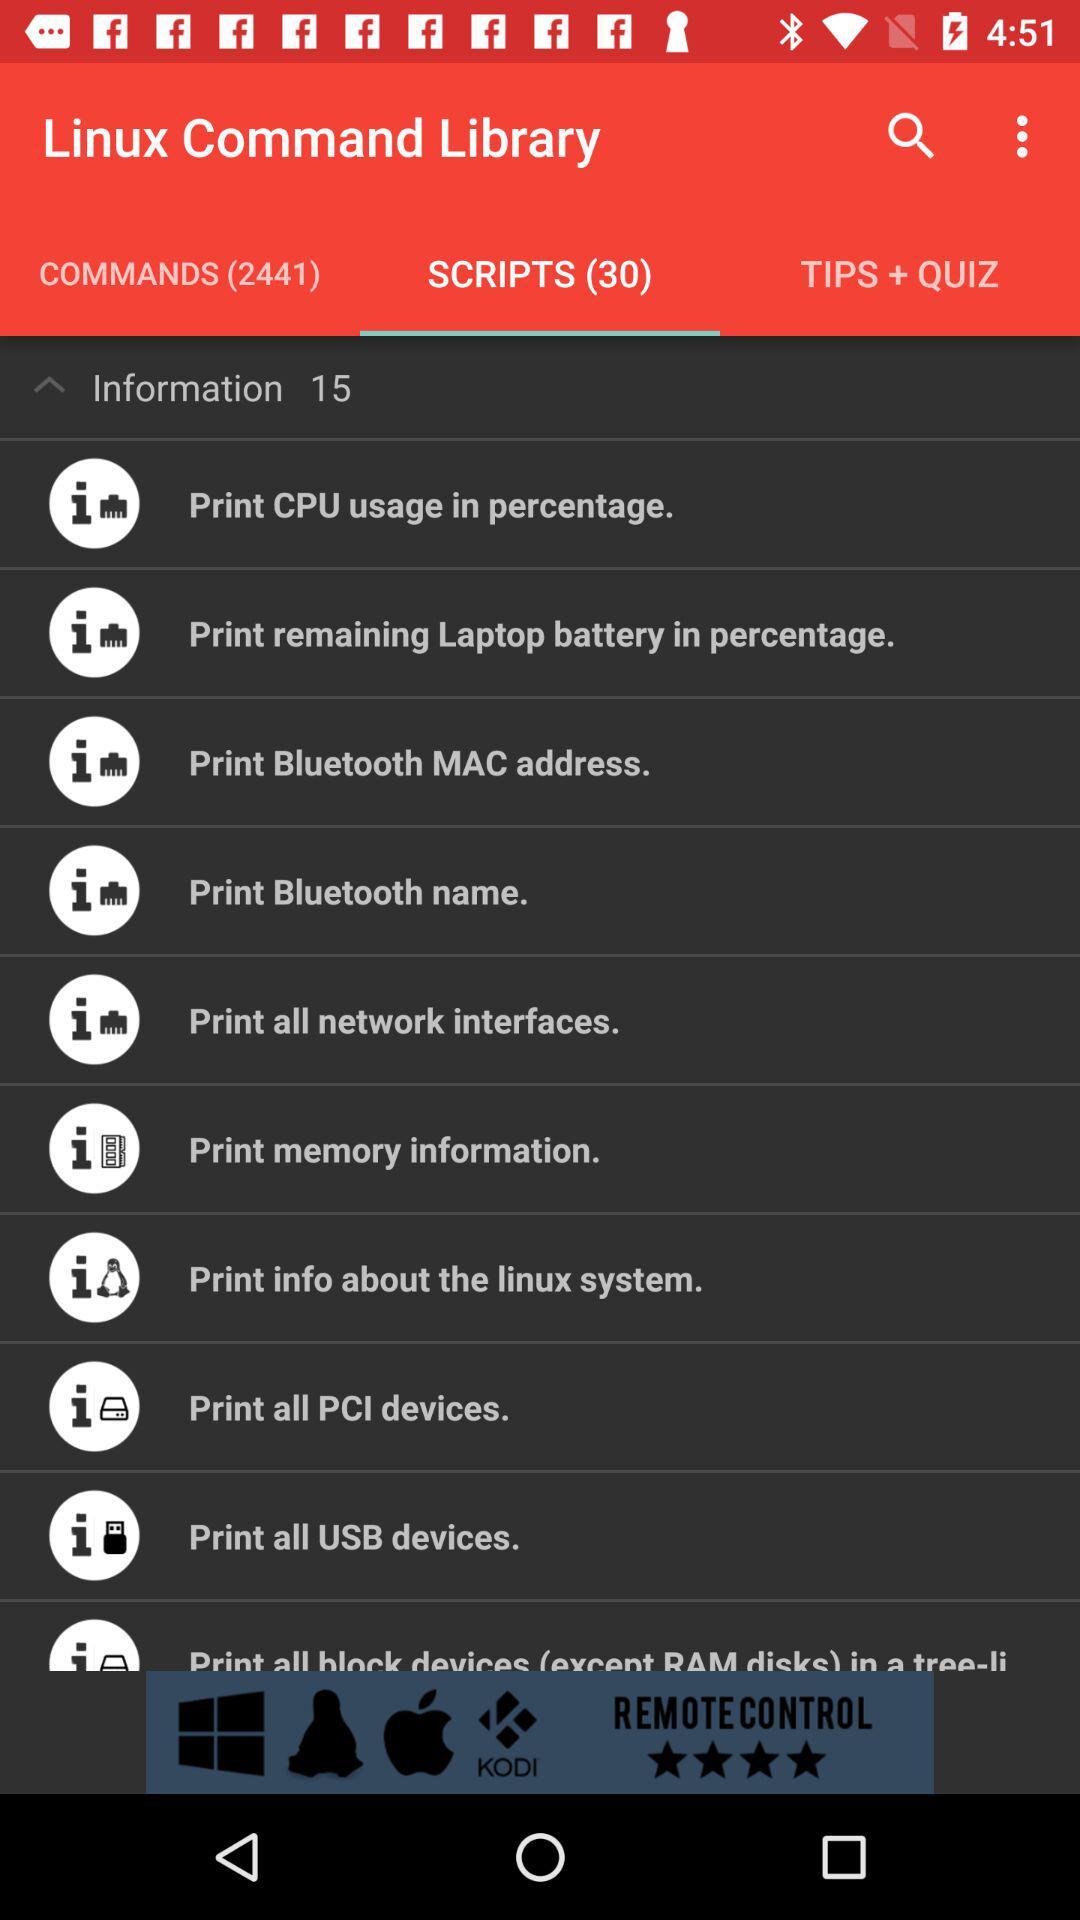 This screenshot has height=1920, width=1080. What do you see at coordinates (540, 1731) in the screenshot?
I see `advertisement page` at bounding box center [540, 1731].